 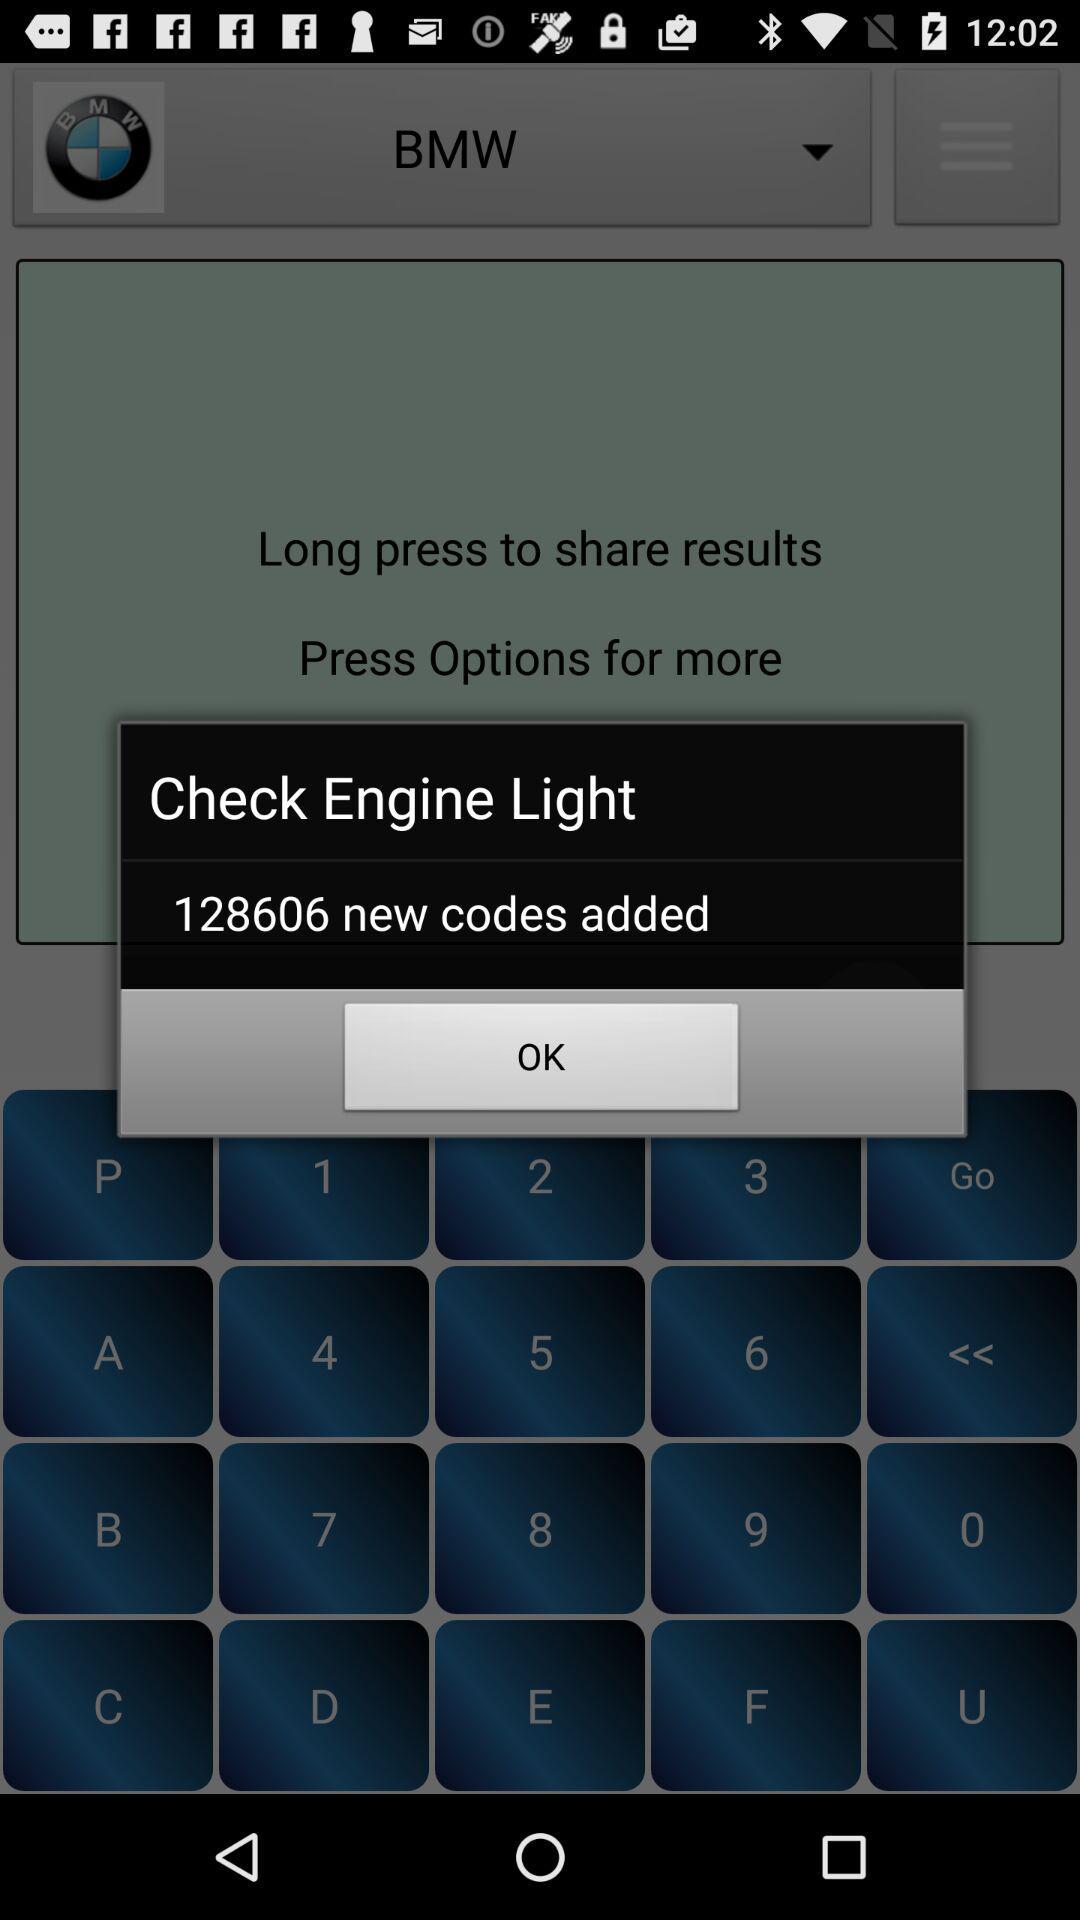 I want to click on click button, so click(x=540, y=1021).